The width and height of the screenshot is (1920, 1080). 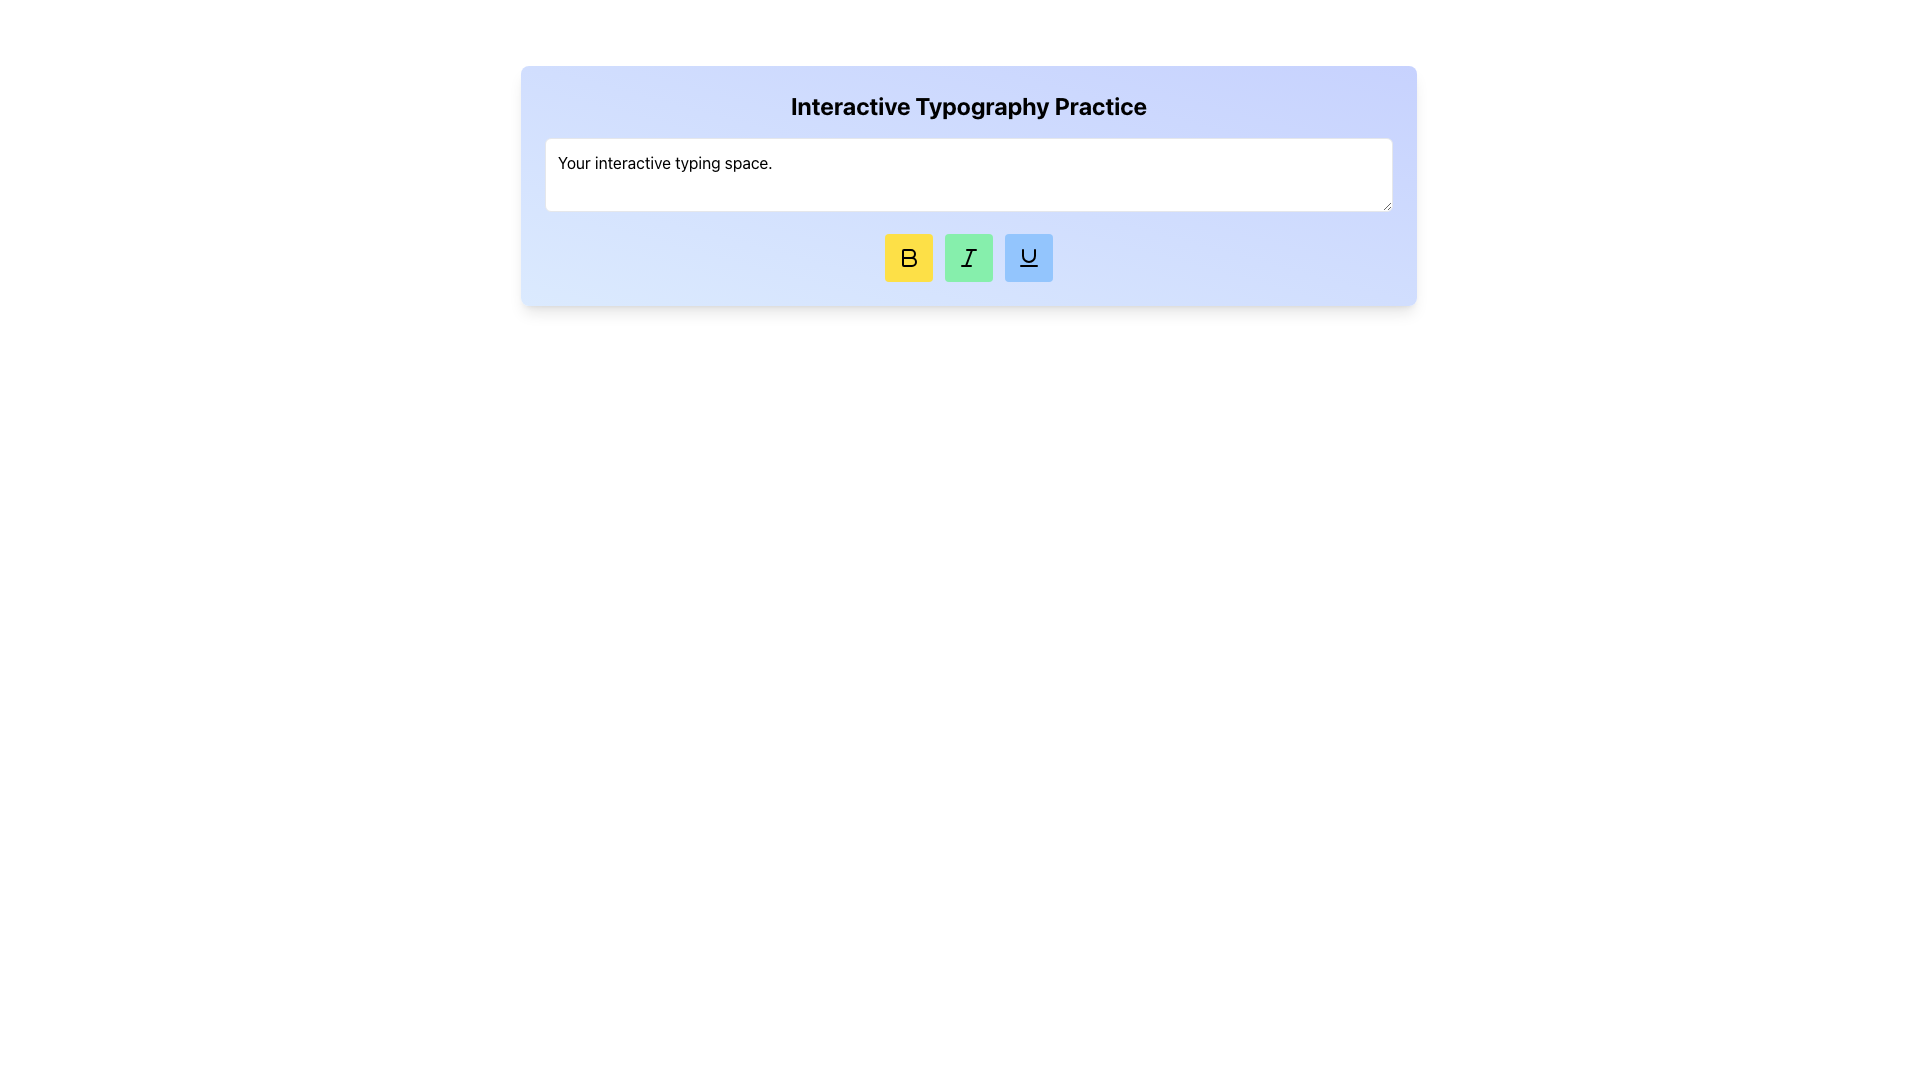 I want to click on the green button in the Button Group with Icons to apply italic style, so click(x=969, y=257).